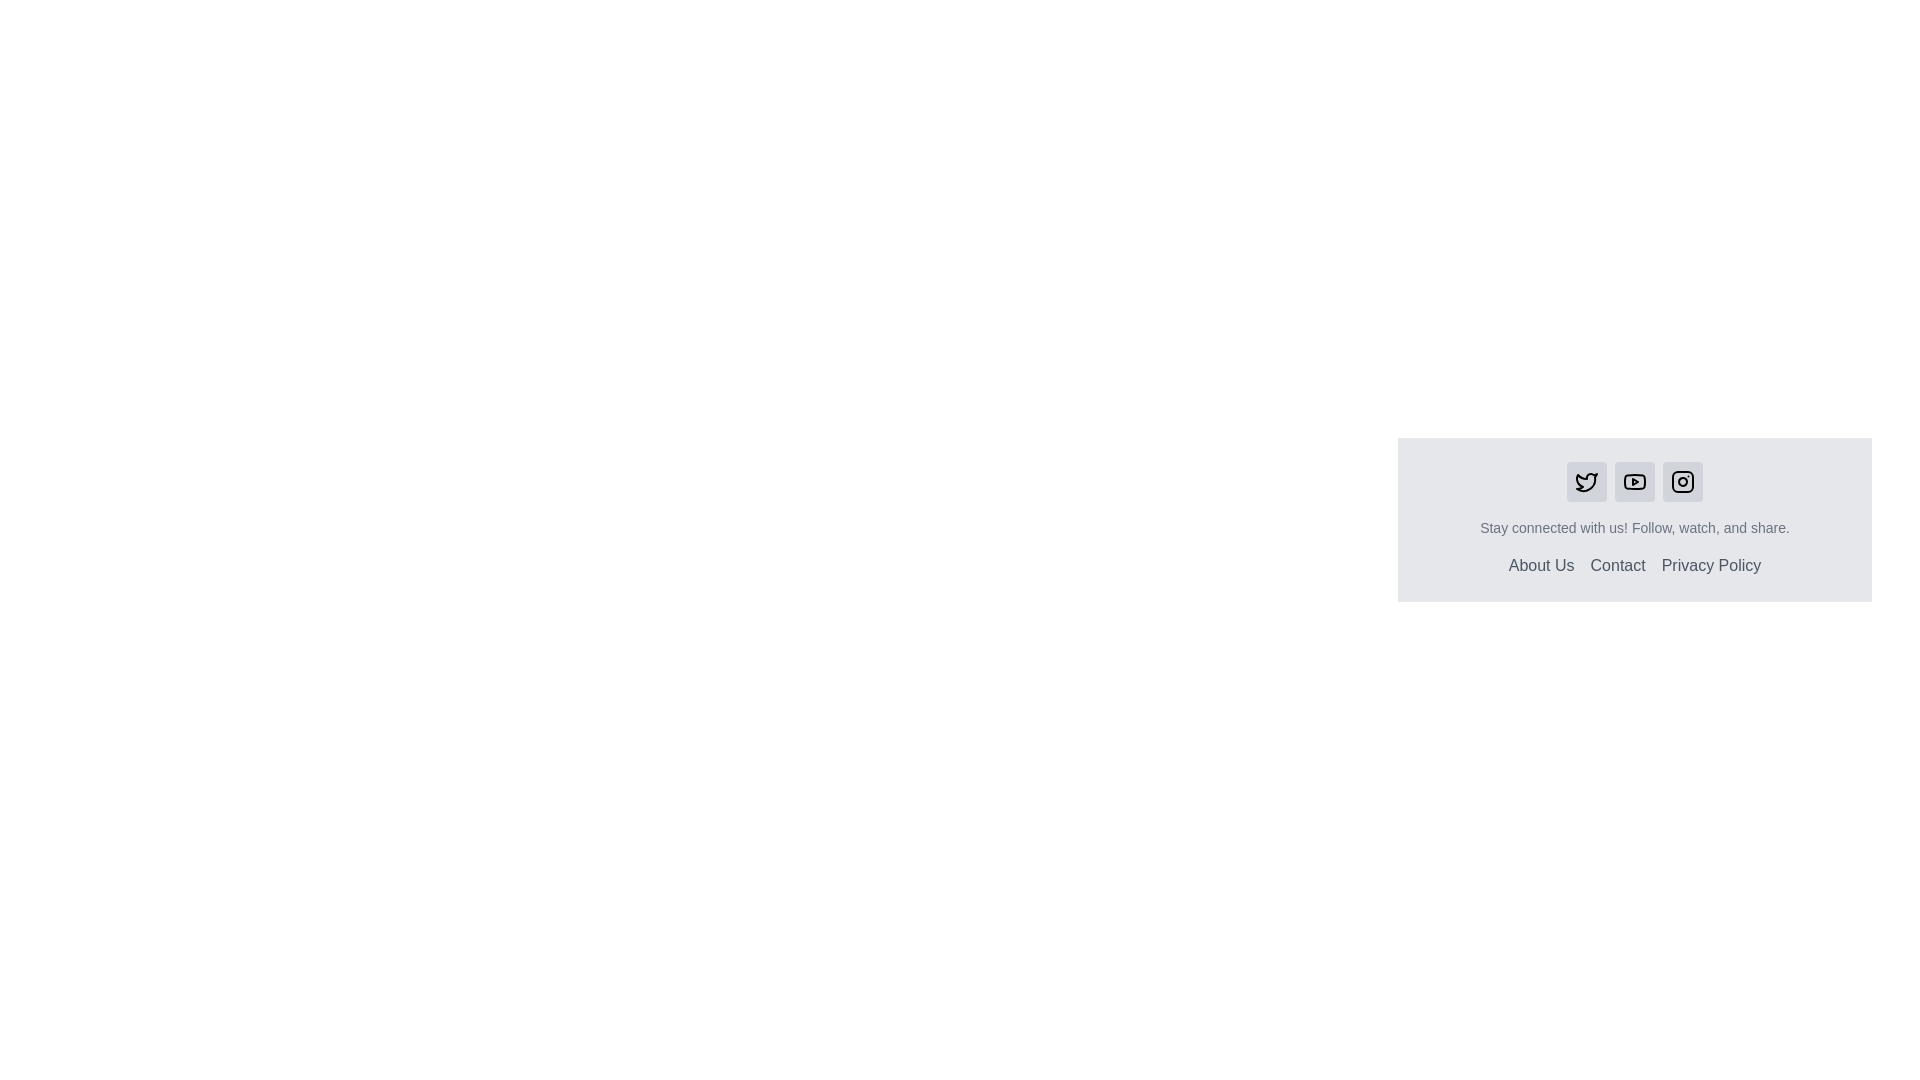 The height and width of the screenshot is (1080, 1920). Describe the element at coordinates (1682, 482) in the screenshot. I see `the button with a circular Instagram logo, which is located to the far right within a horizontal group of three buttons, styled with a light gray background and rounded corners` at that location.